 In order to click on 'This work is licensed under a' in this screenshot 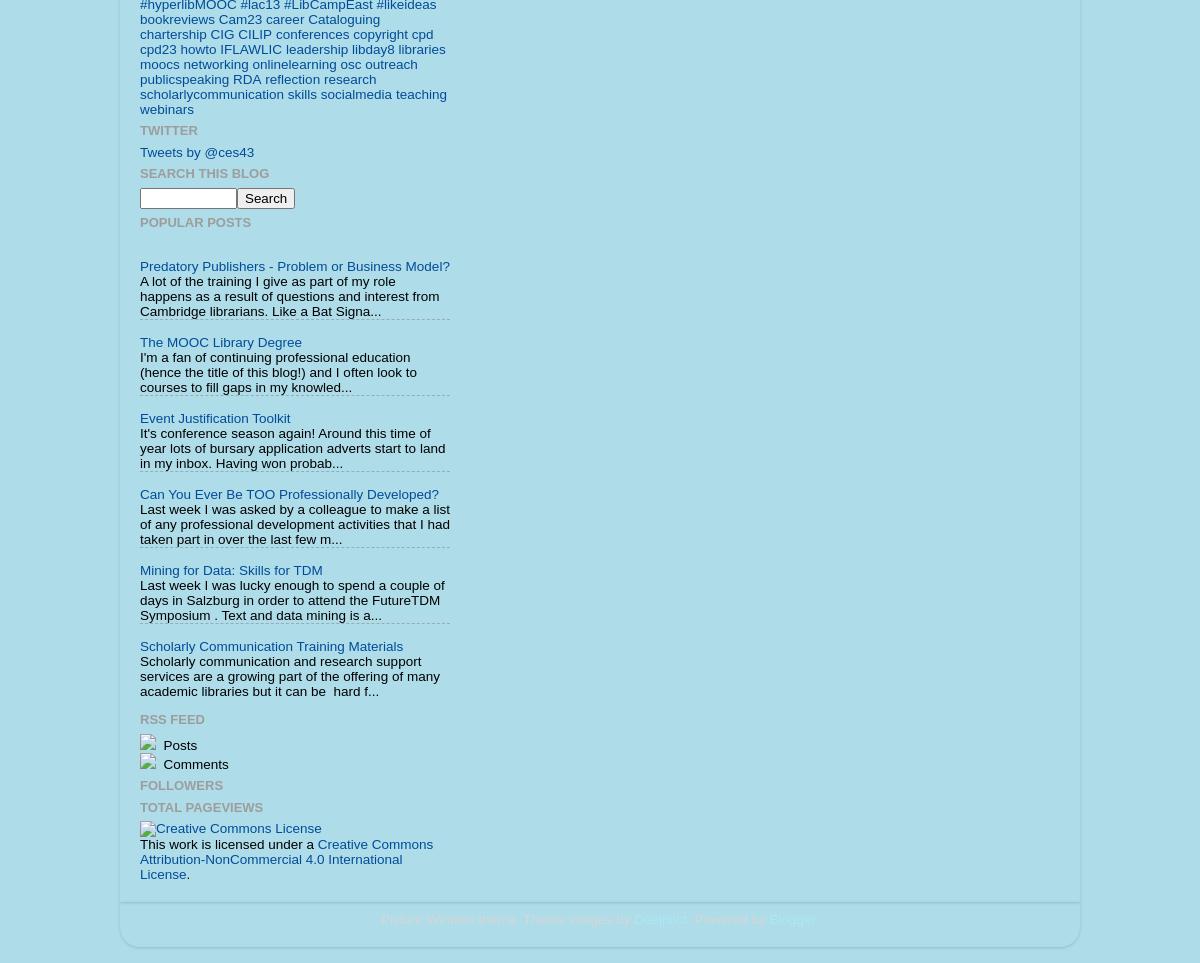, I will do `click(140, 844)`.